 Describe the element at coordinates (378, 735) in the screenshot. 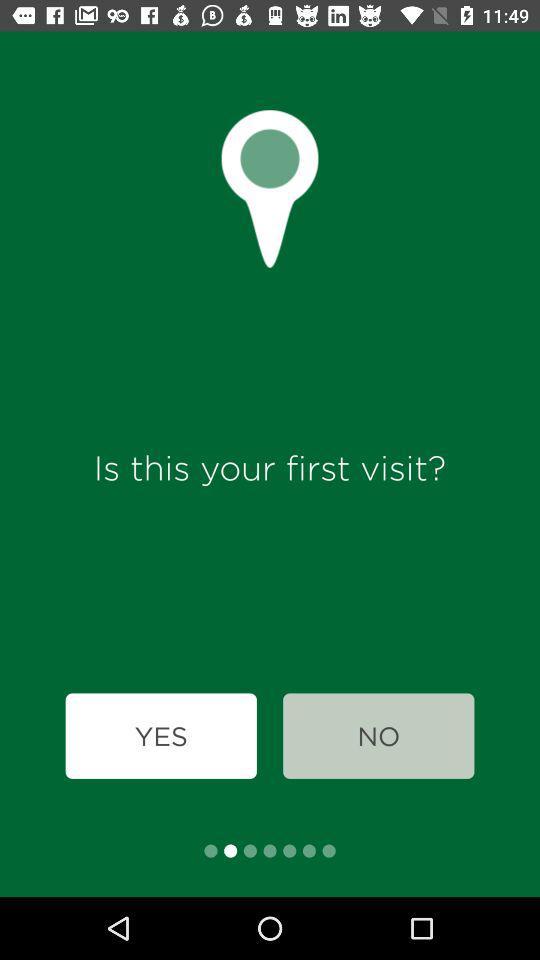

I see `the no item` at that location.